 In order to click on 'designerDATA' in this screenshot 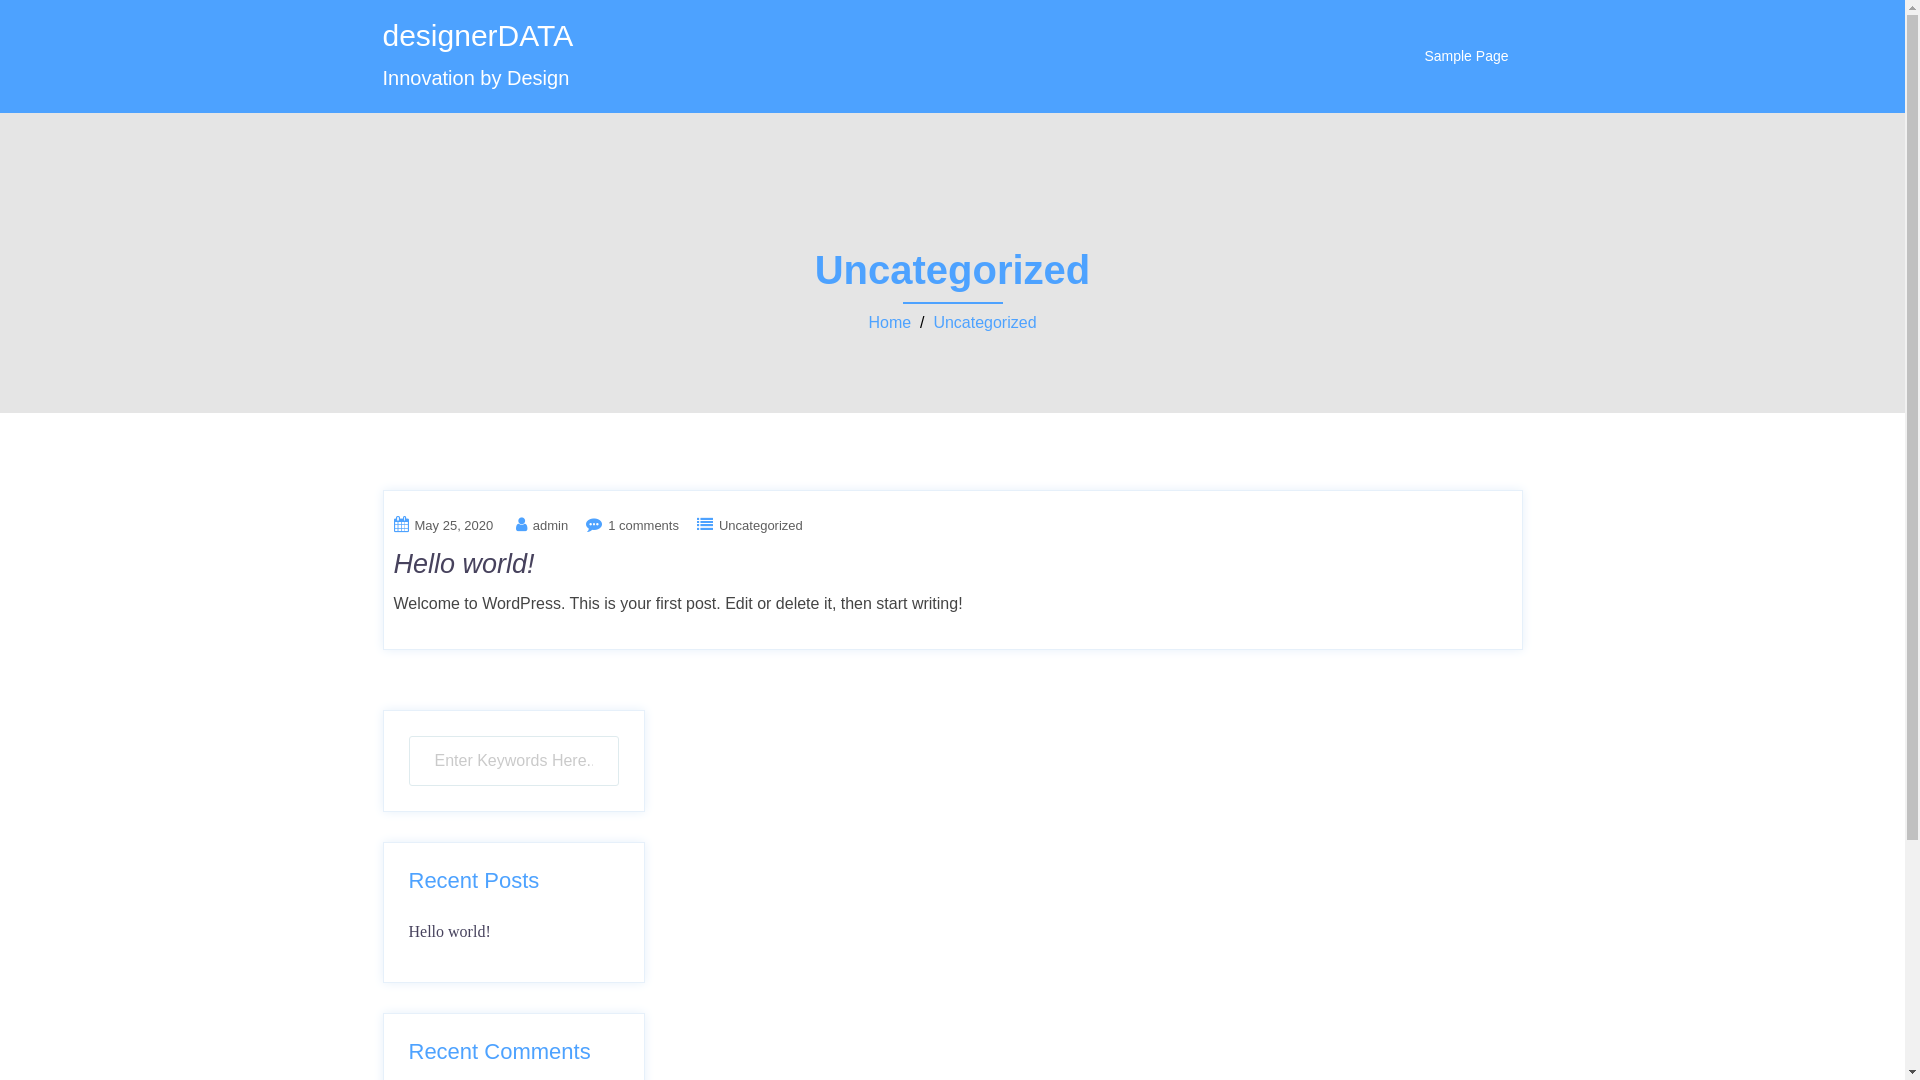, I will do `click(476, 35)`.